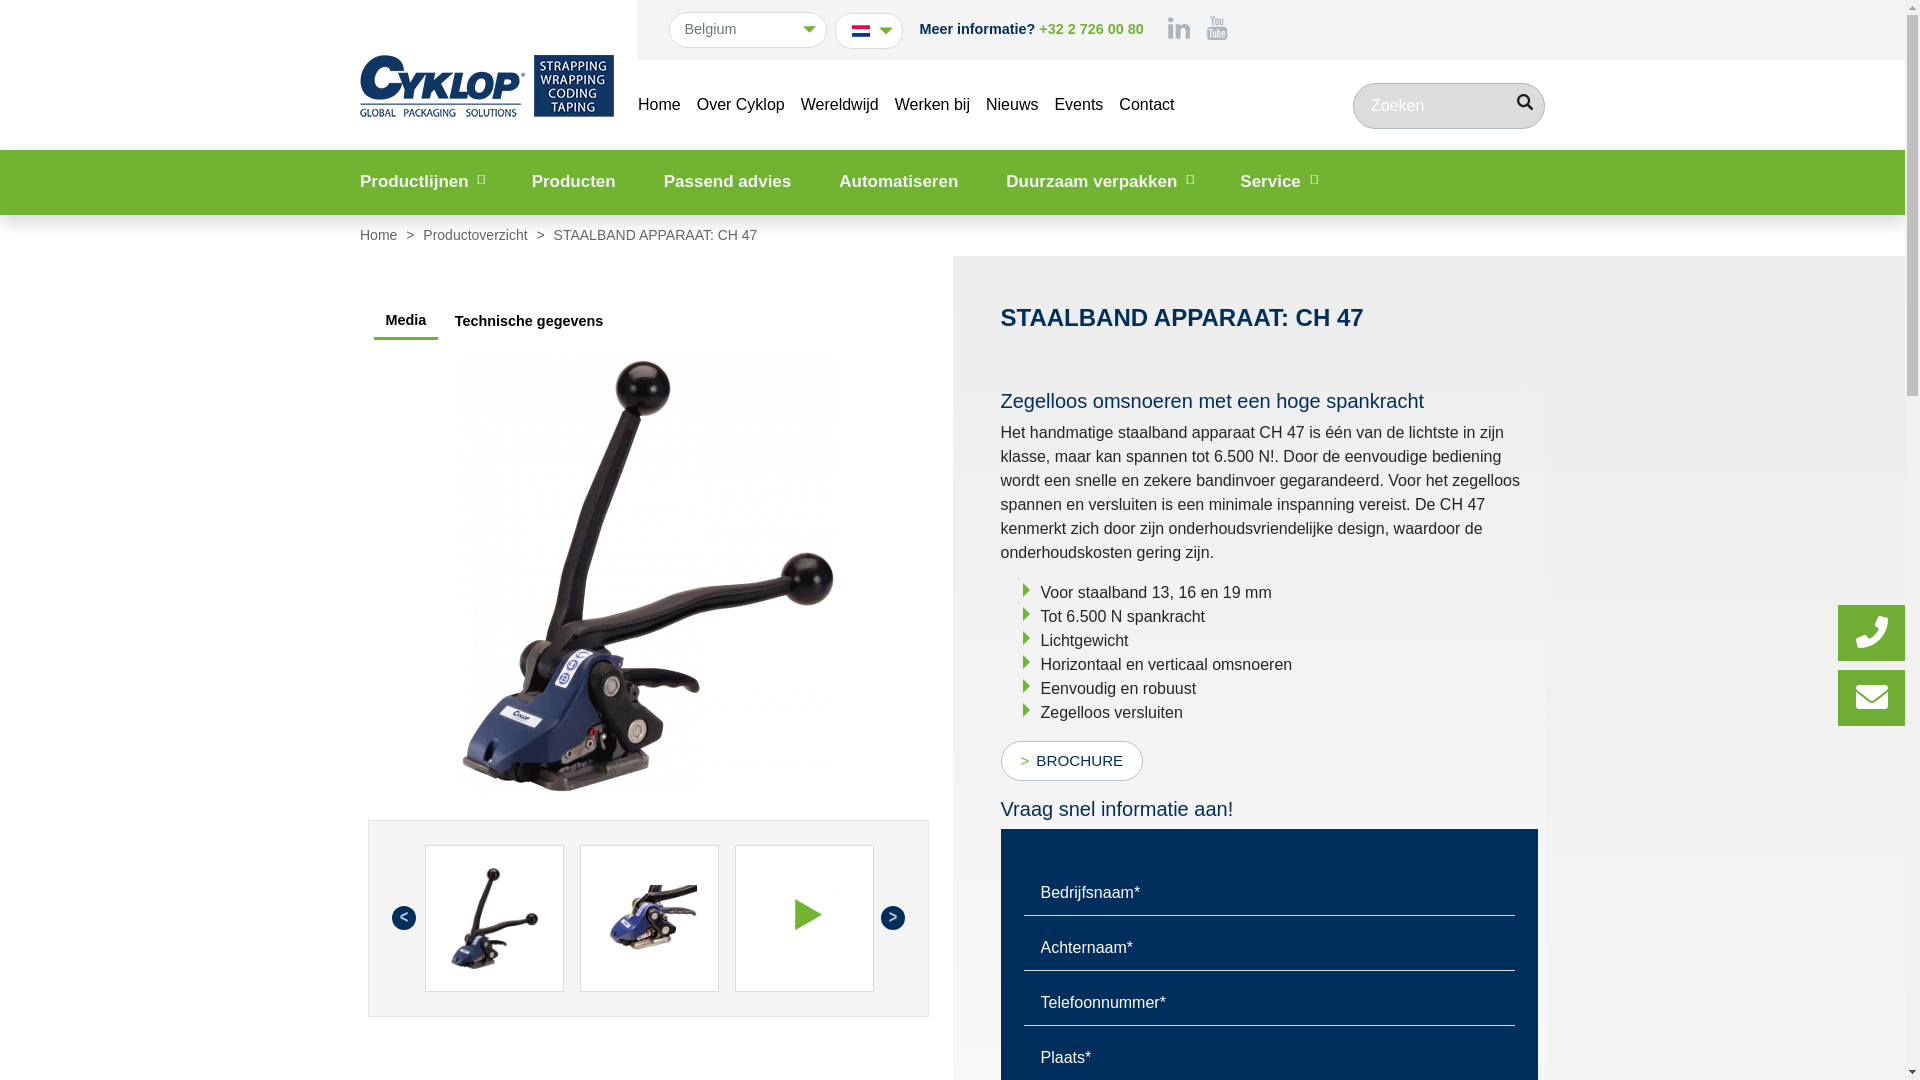 This screenshot has width=1920, height=1080. I want to click on 'STAALBAND APPARAAT: CH 47', so click(493, 918).